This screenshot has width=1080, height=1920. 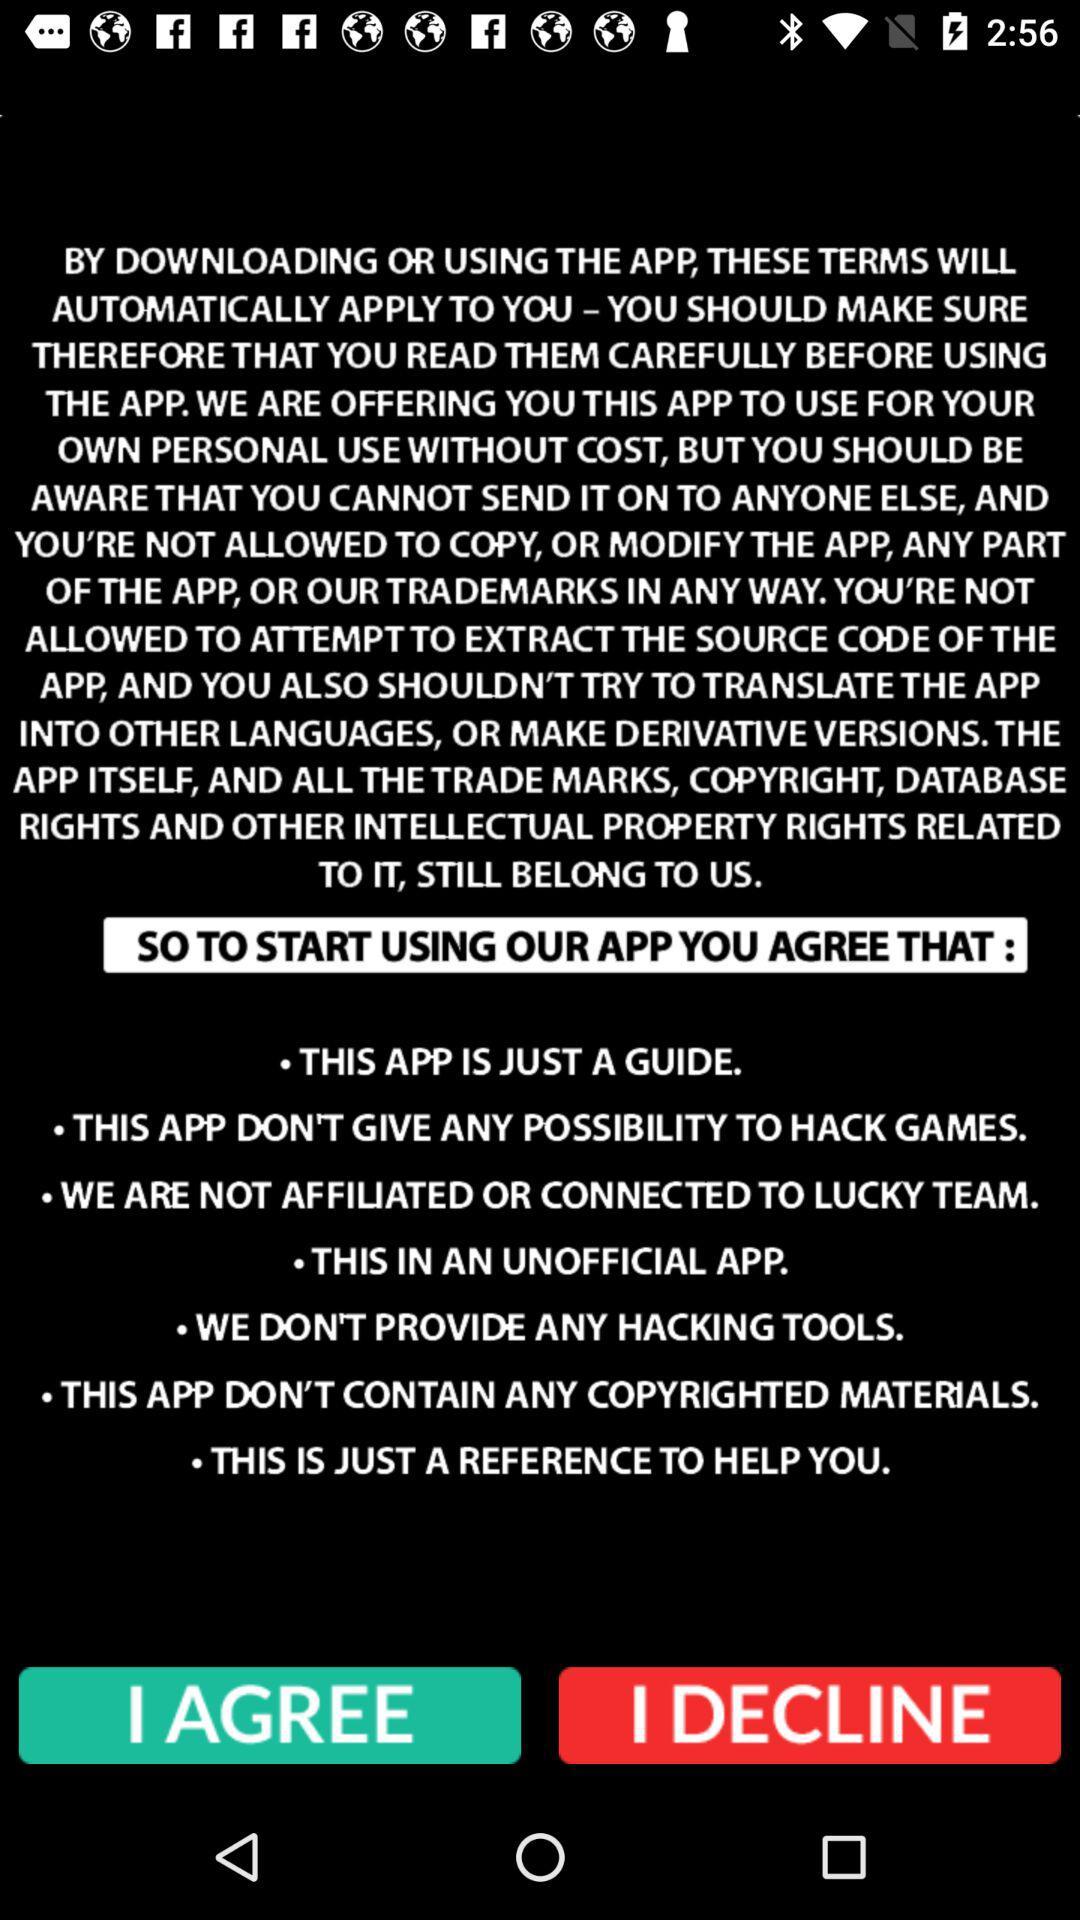 What do you see at coordinates (810, 1715) in the screenshot?
I see `decline option` at bounding box center [810, 1715].